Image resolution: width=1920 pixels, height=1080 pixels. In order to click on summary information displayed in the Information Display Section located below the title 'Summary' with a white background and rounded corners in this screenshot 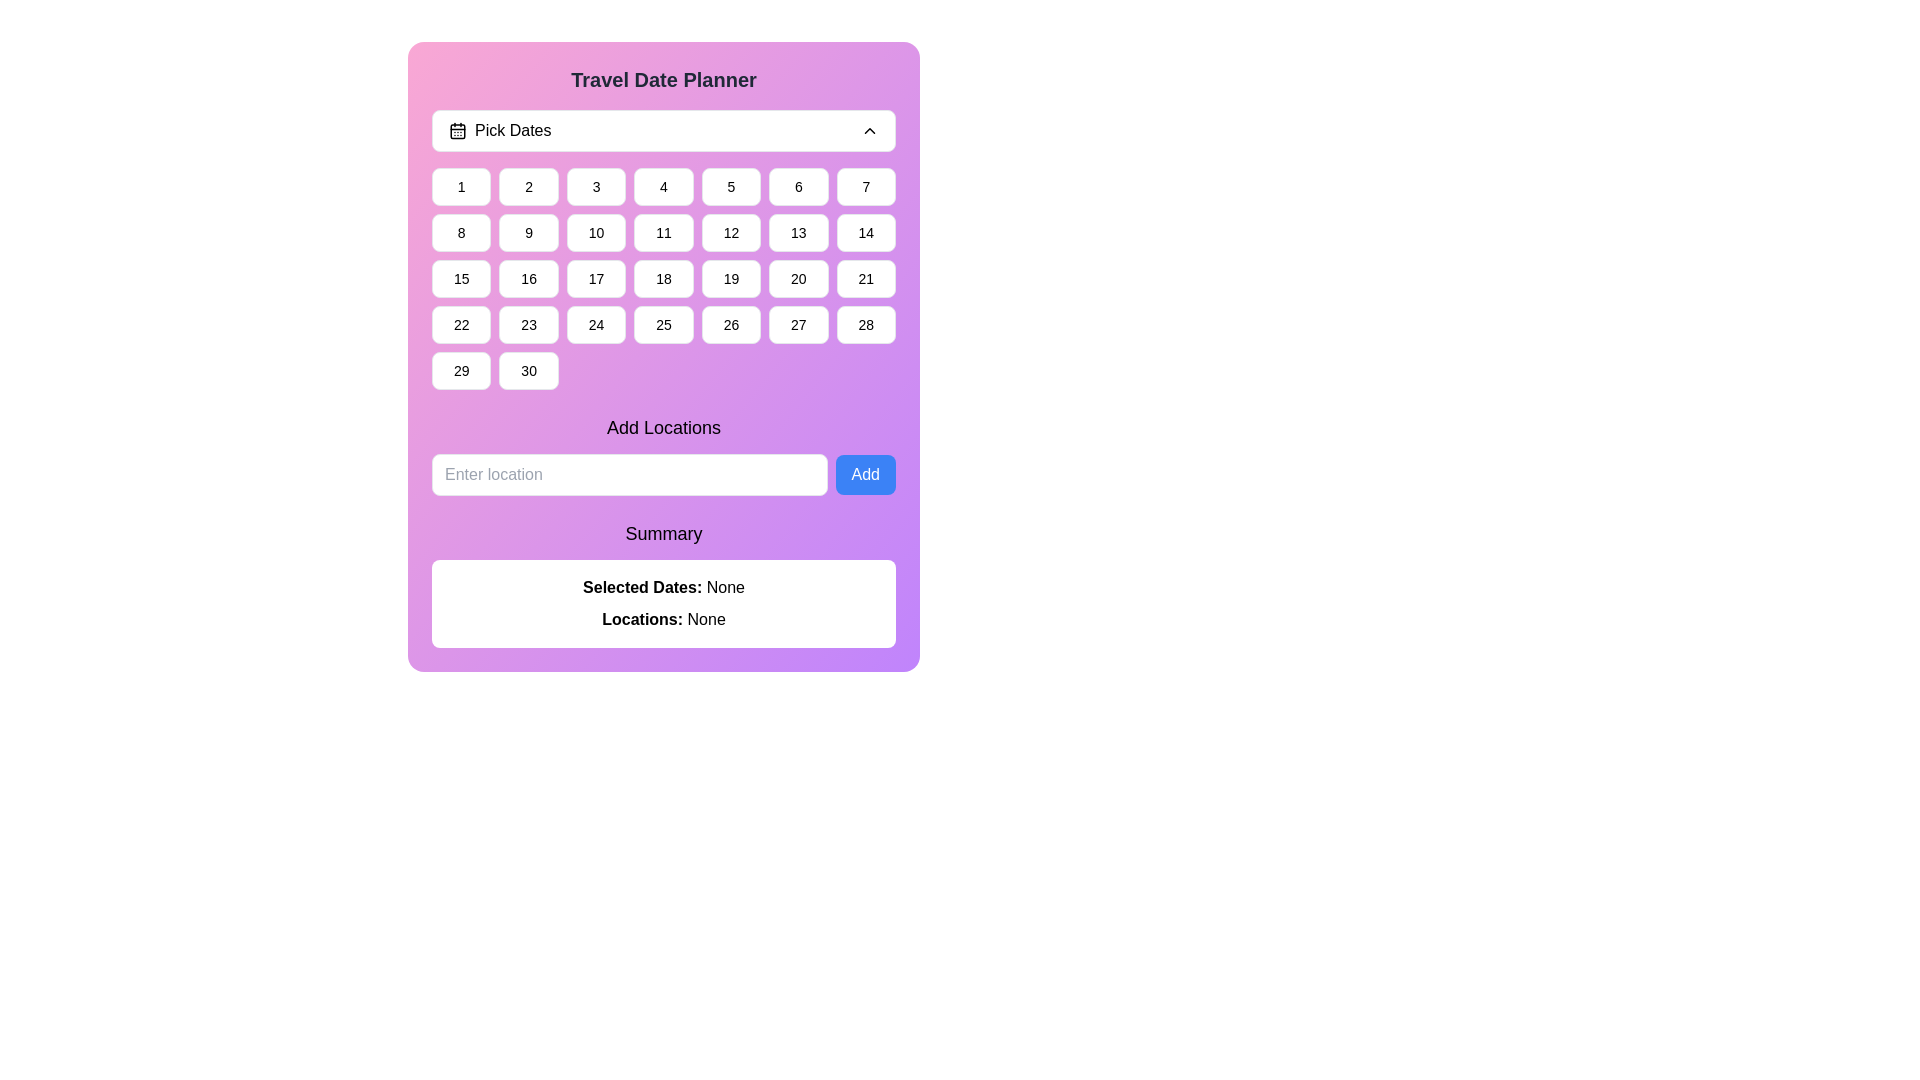, I will do `click(663, 583)`.